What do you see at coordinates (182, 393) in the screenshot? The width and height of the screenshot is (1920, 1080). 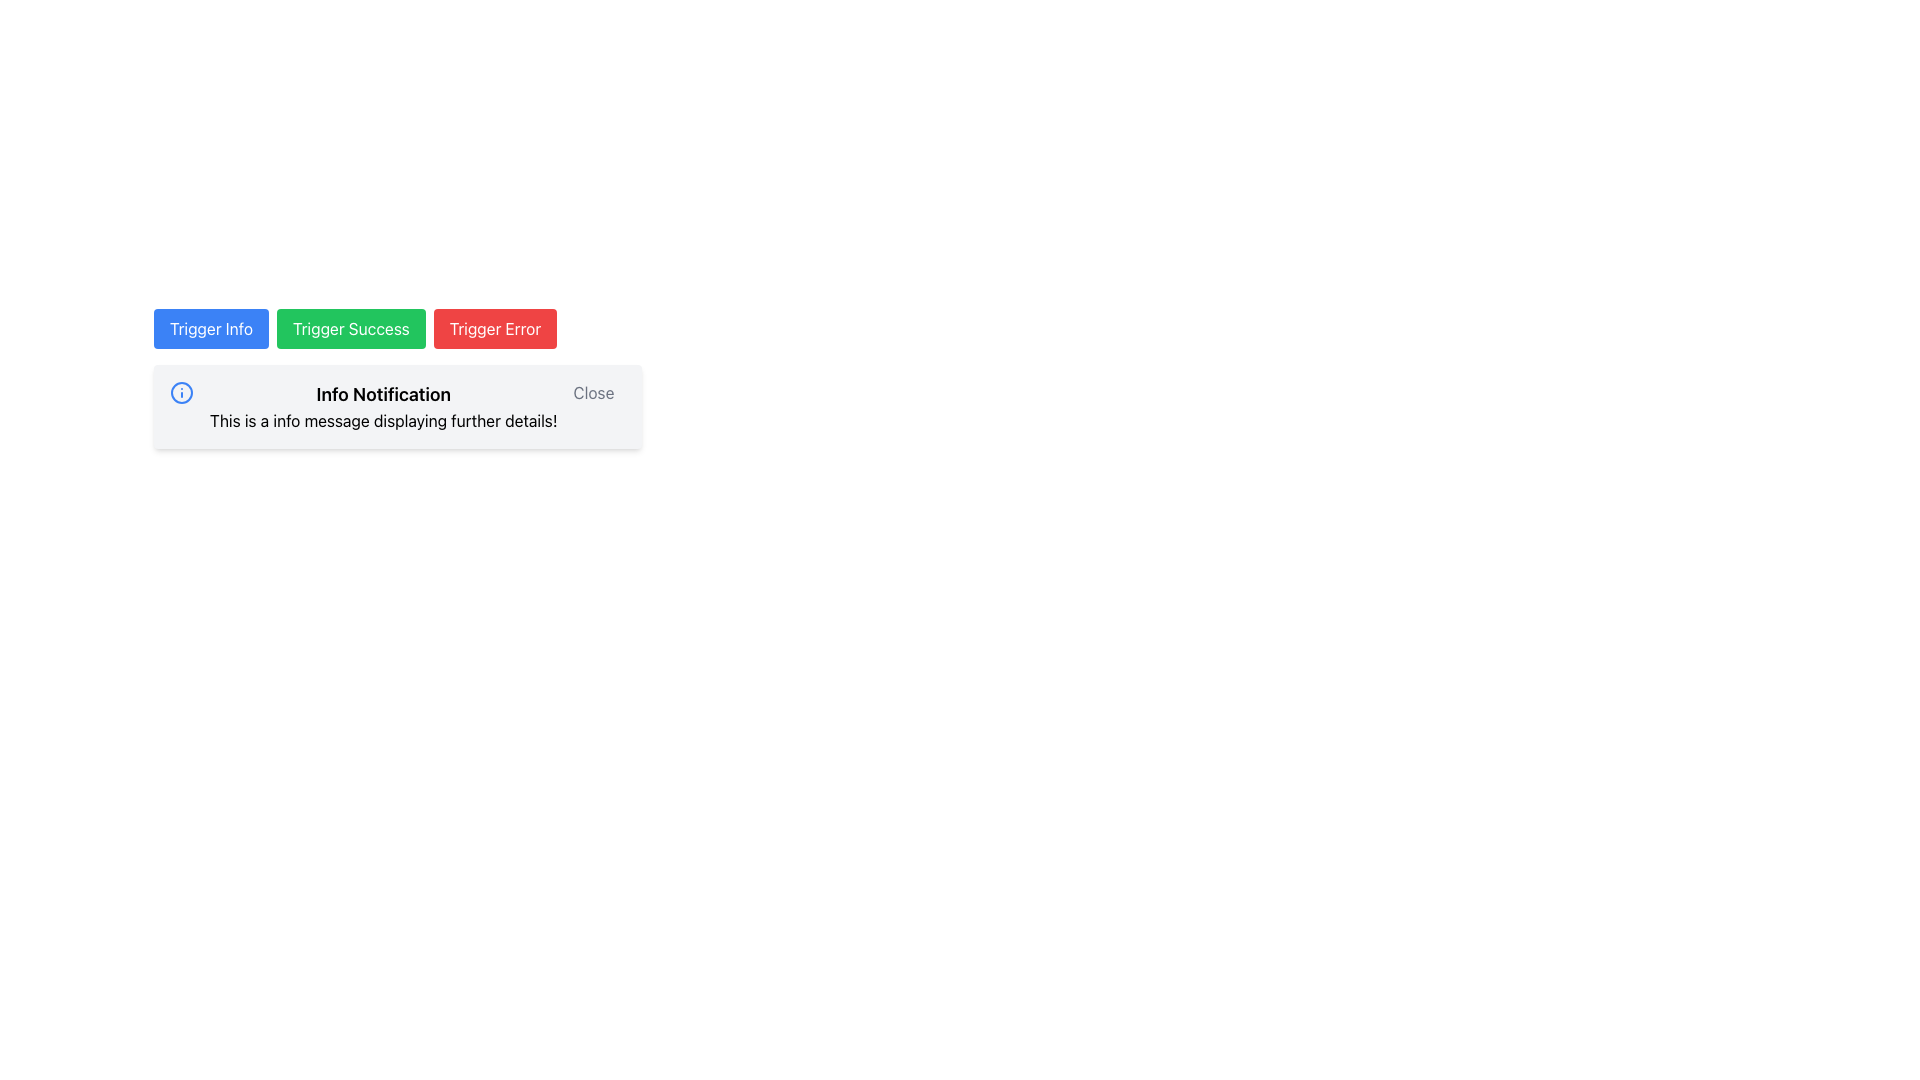 I see `the informational icon located in the top-left corner of the 'Info Notification' box, adjacent to the title text, to provide a visual cue about the message` at bounding box center [182, 393].